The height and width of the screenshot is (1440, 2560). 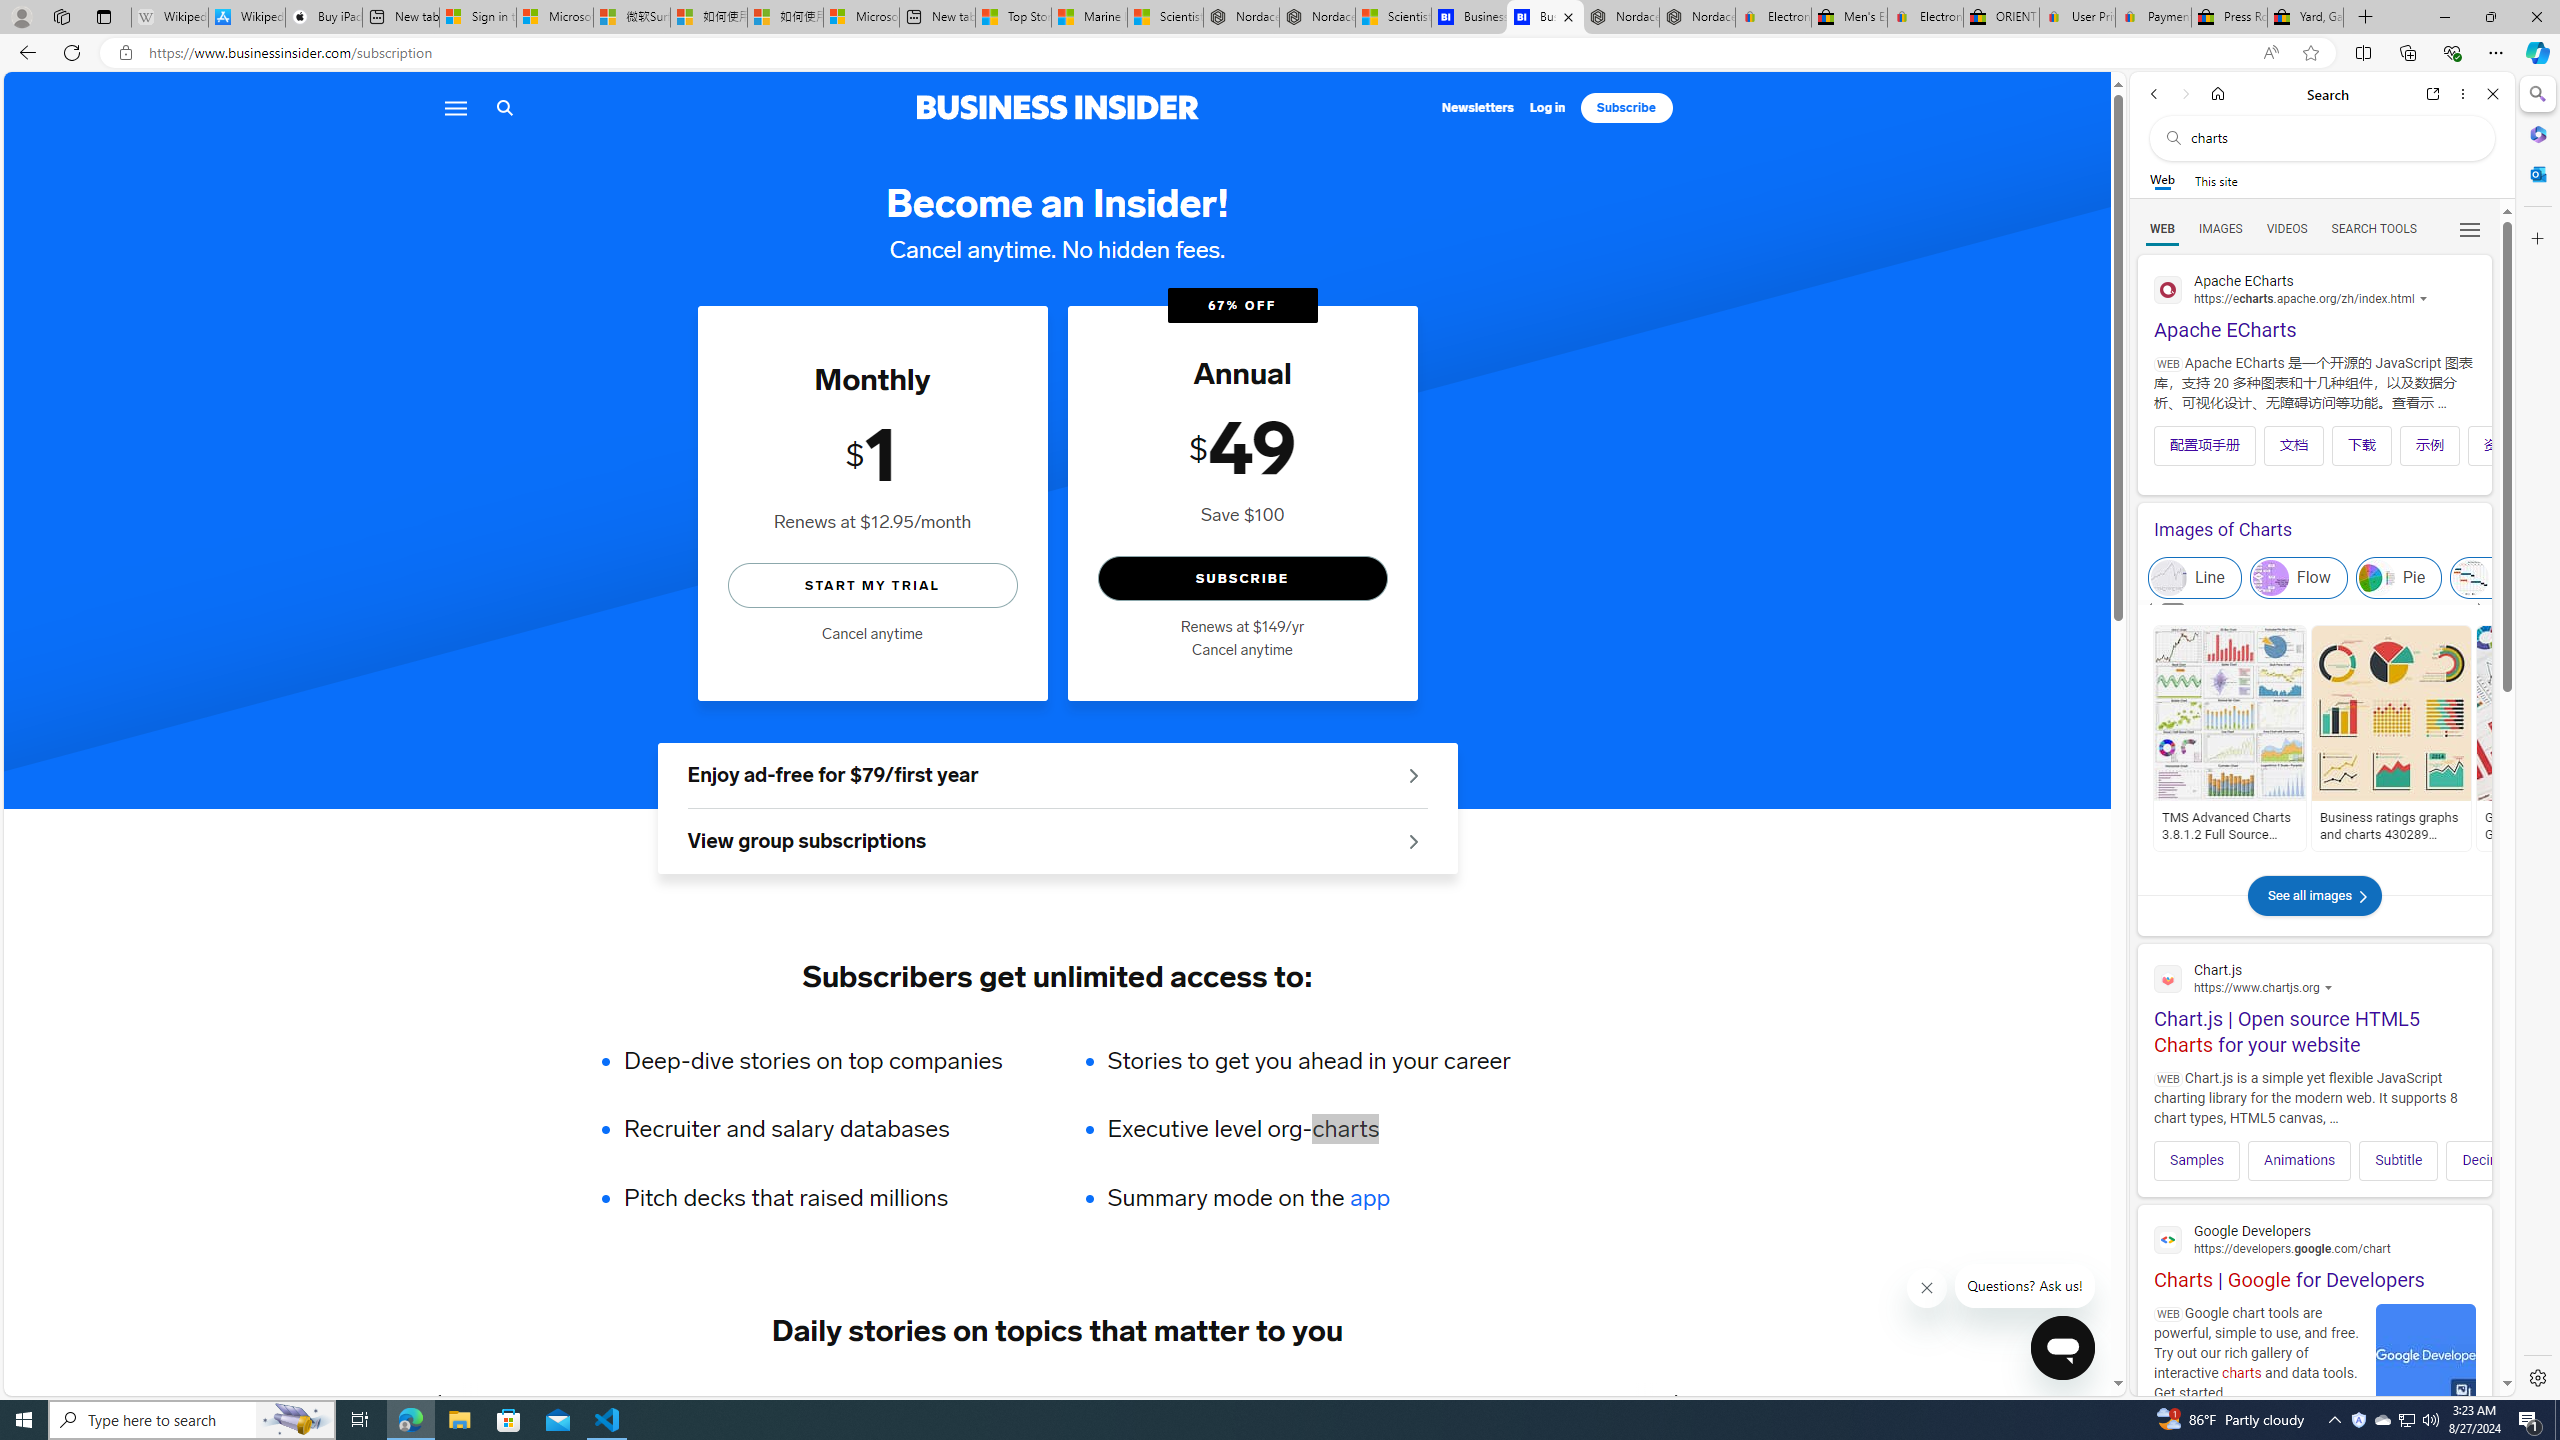 What do you see at coordinates (1477, 107) in the screenshot?
I see `'Newsletters'` at bounding box center [1477, 107].